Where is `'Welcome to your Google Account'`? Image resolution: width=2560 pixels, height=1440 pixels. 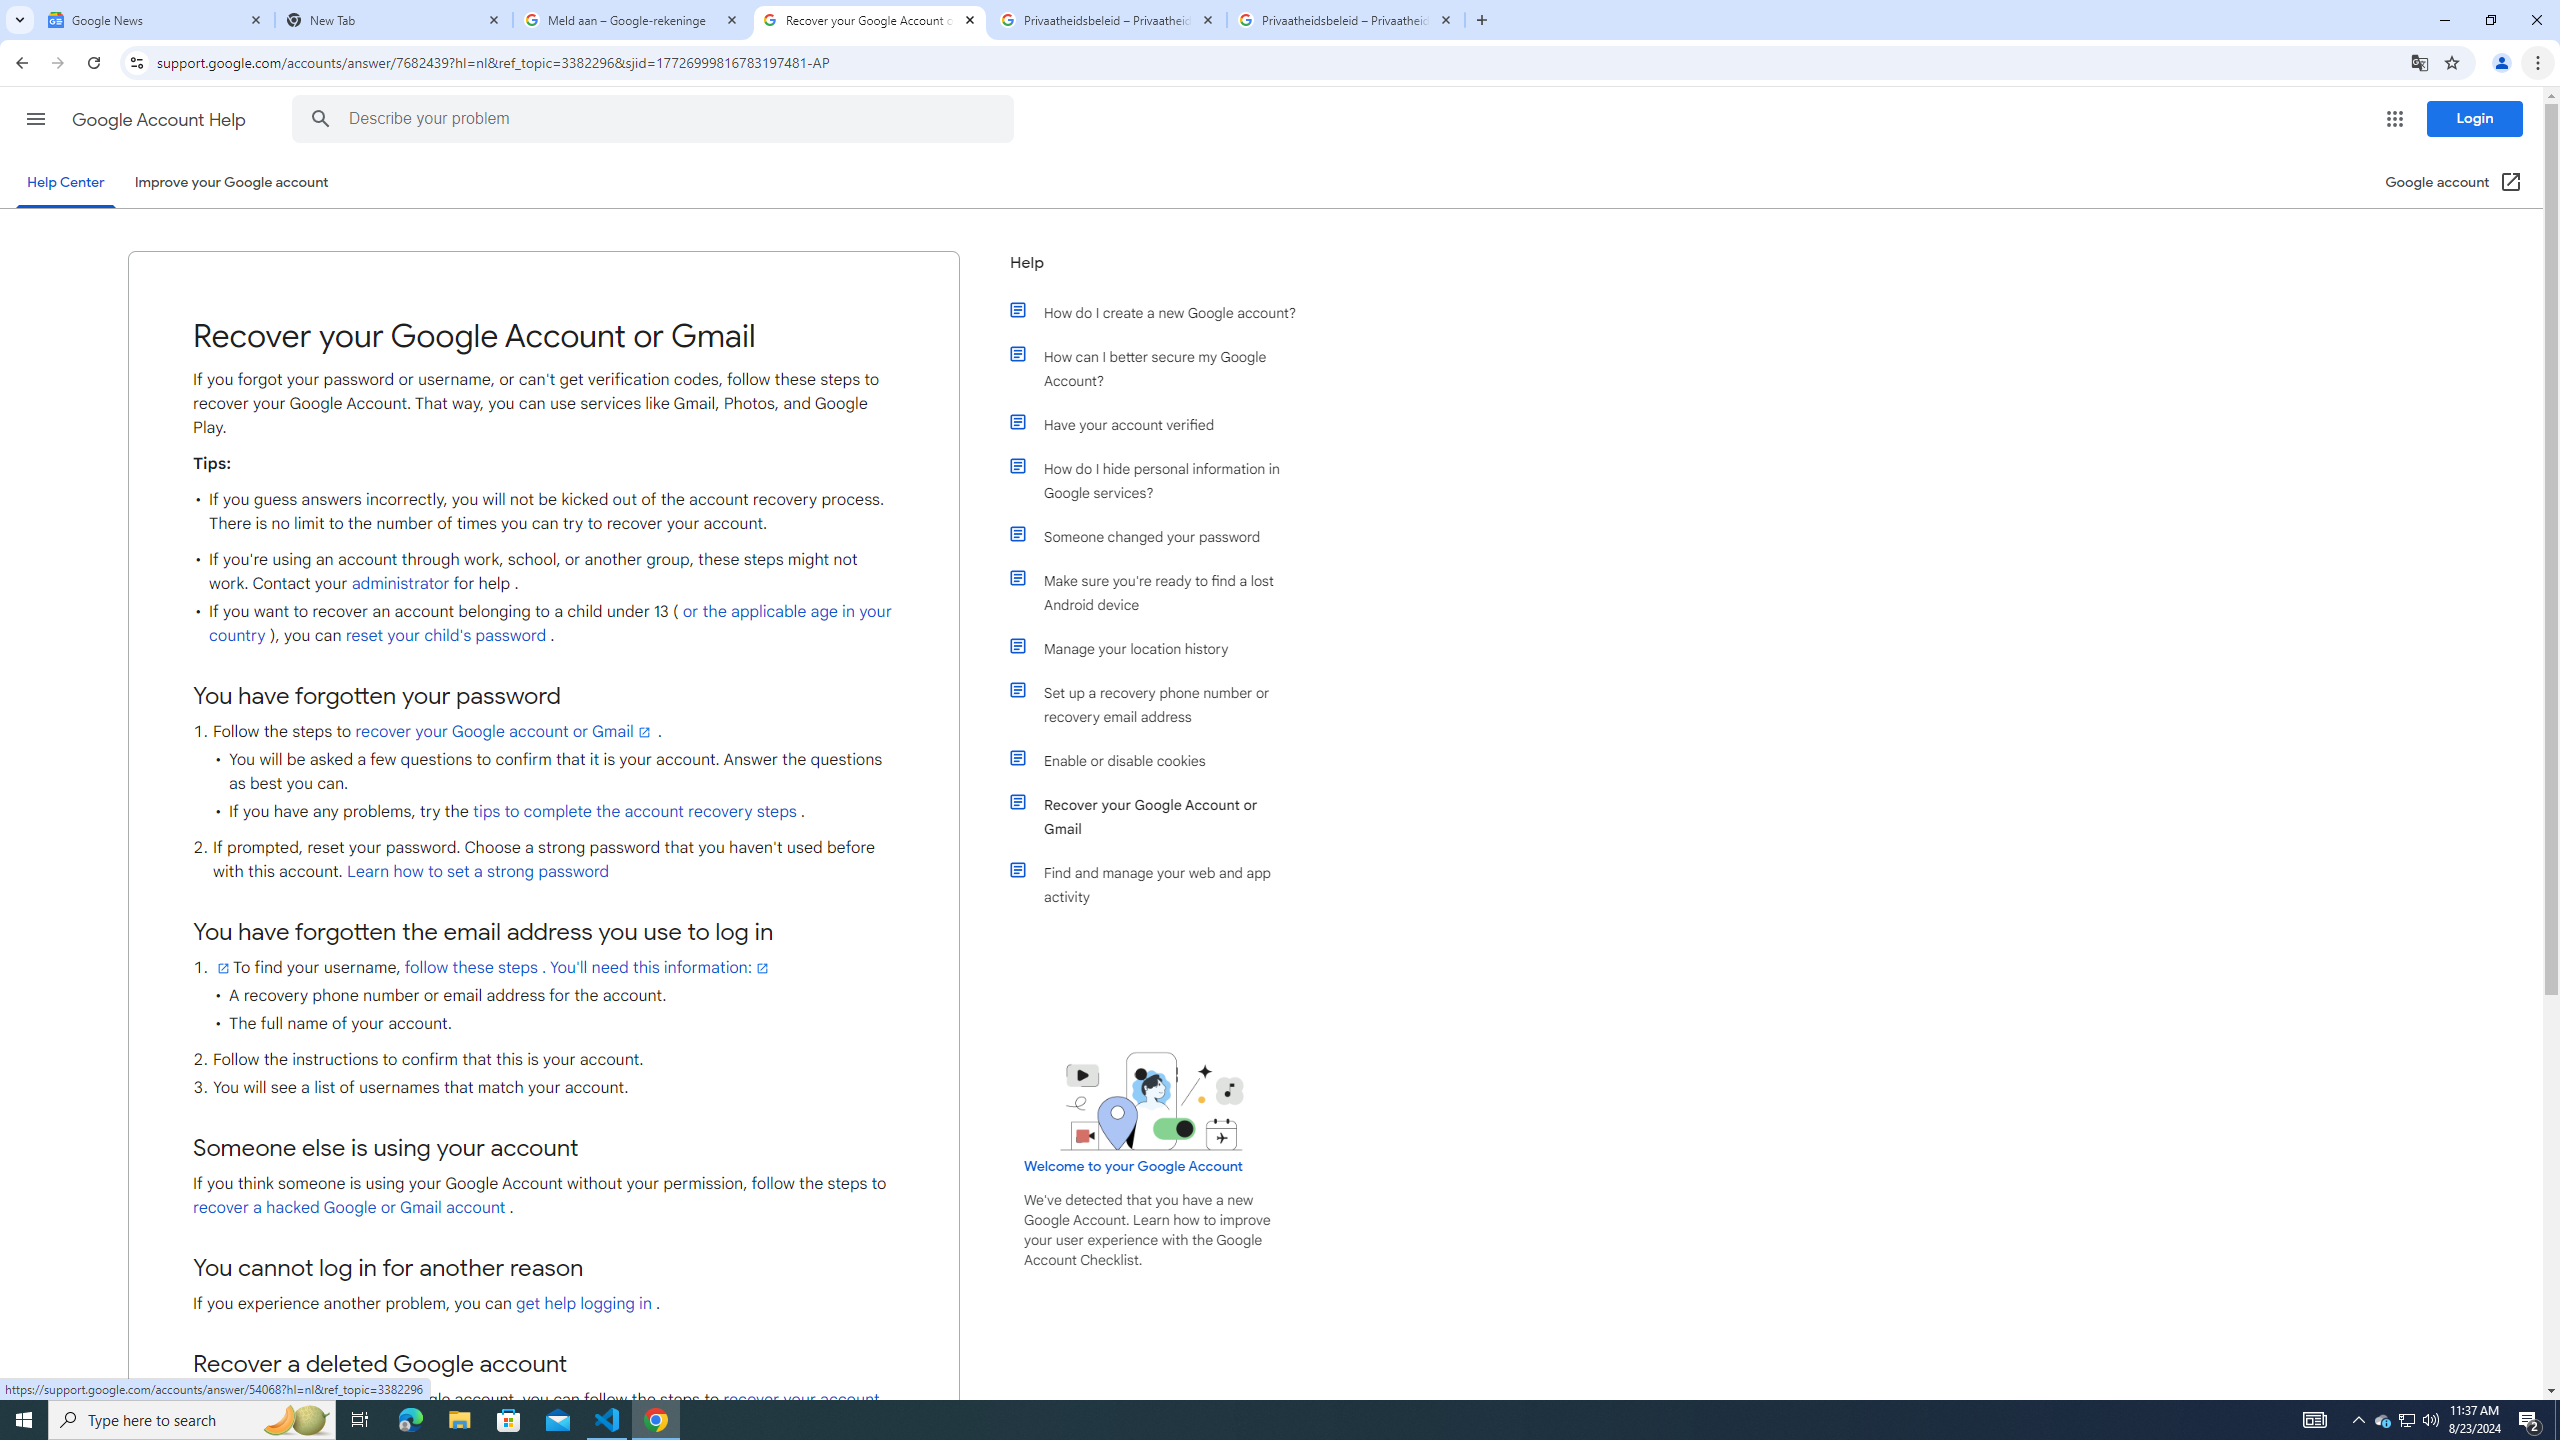 'Welcome to your Google Account' is located at coordinates (1133, 1164).